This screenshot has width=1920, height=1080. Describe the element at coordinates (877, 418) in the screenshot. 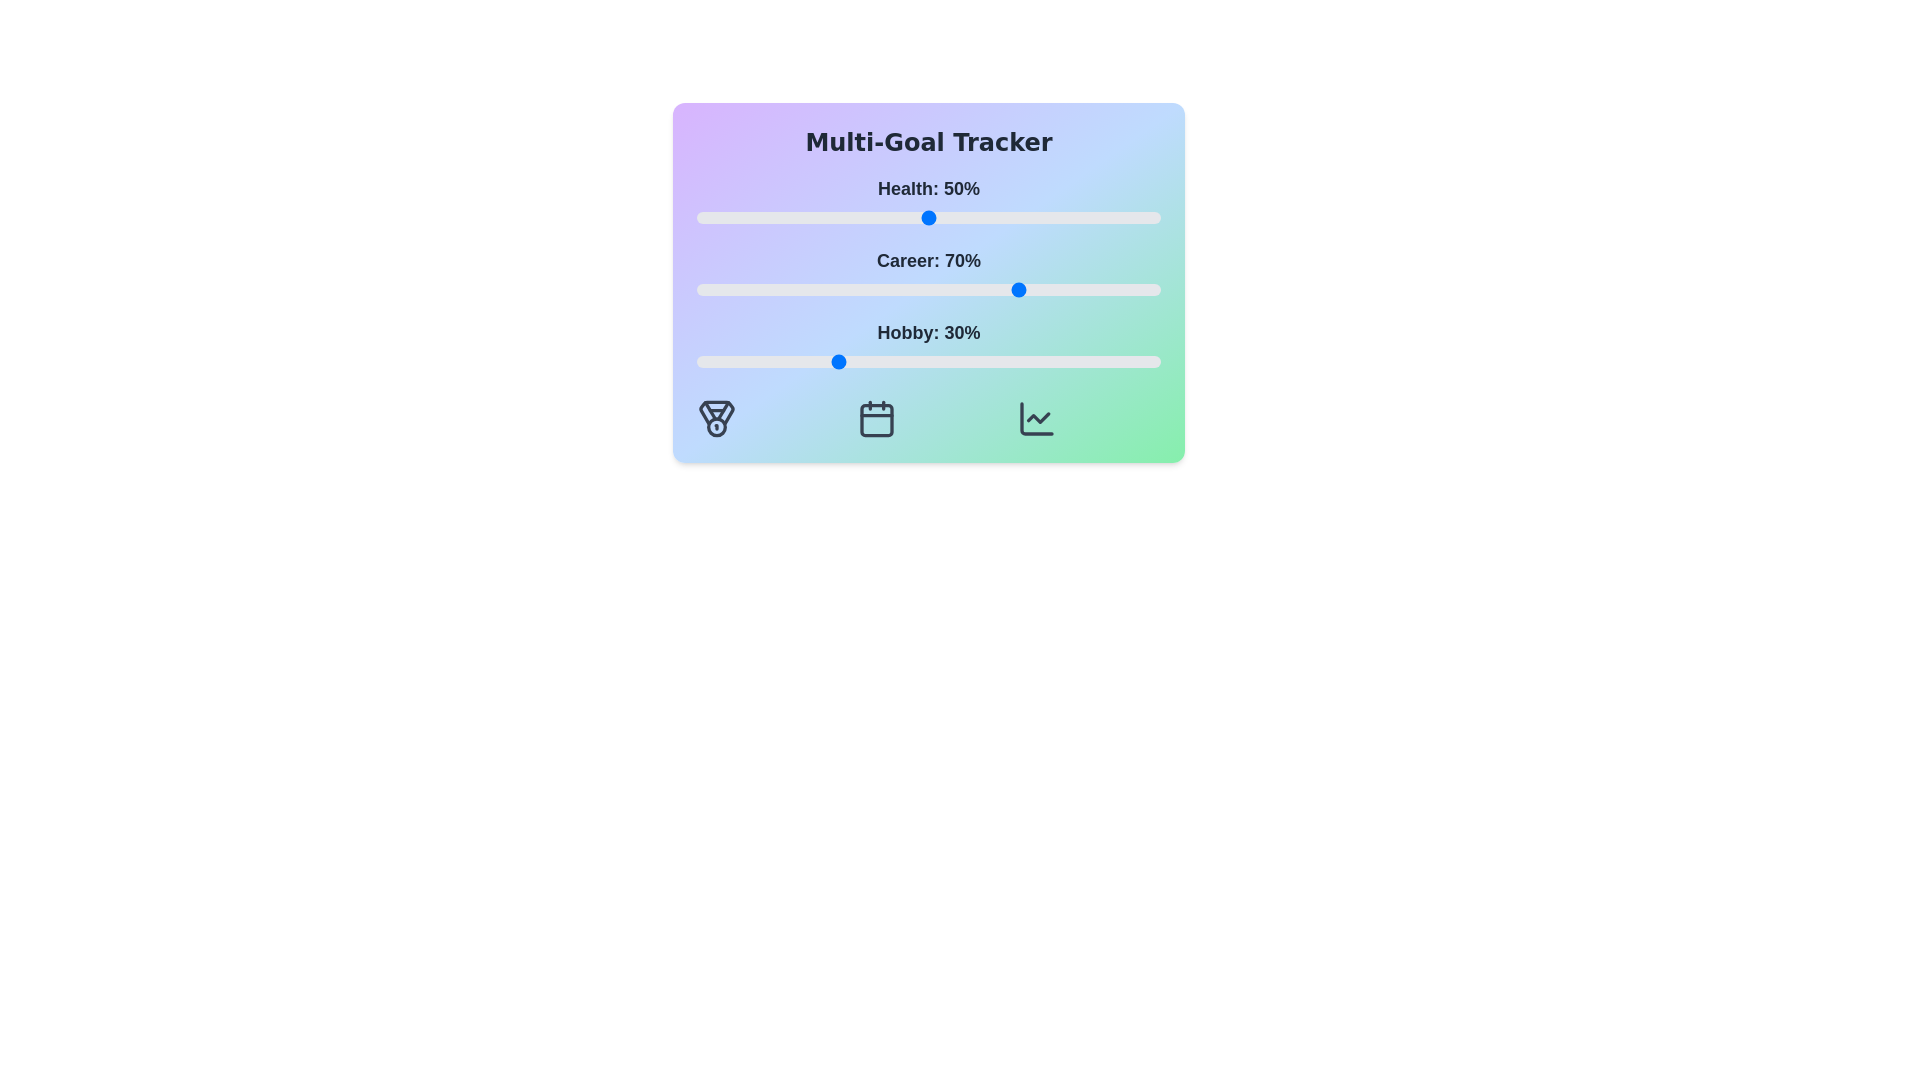

I see `'Calendar' icon` at that location.